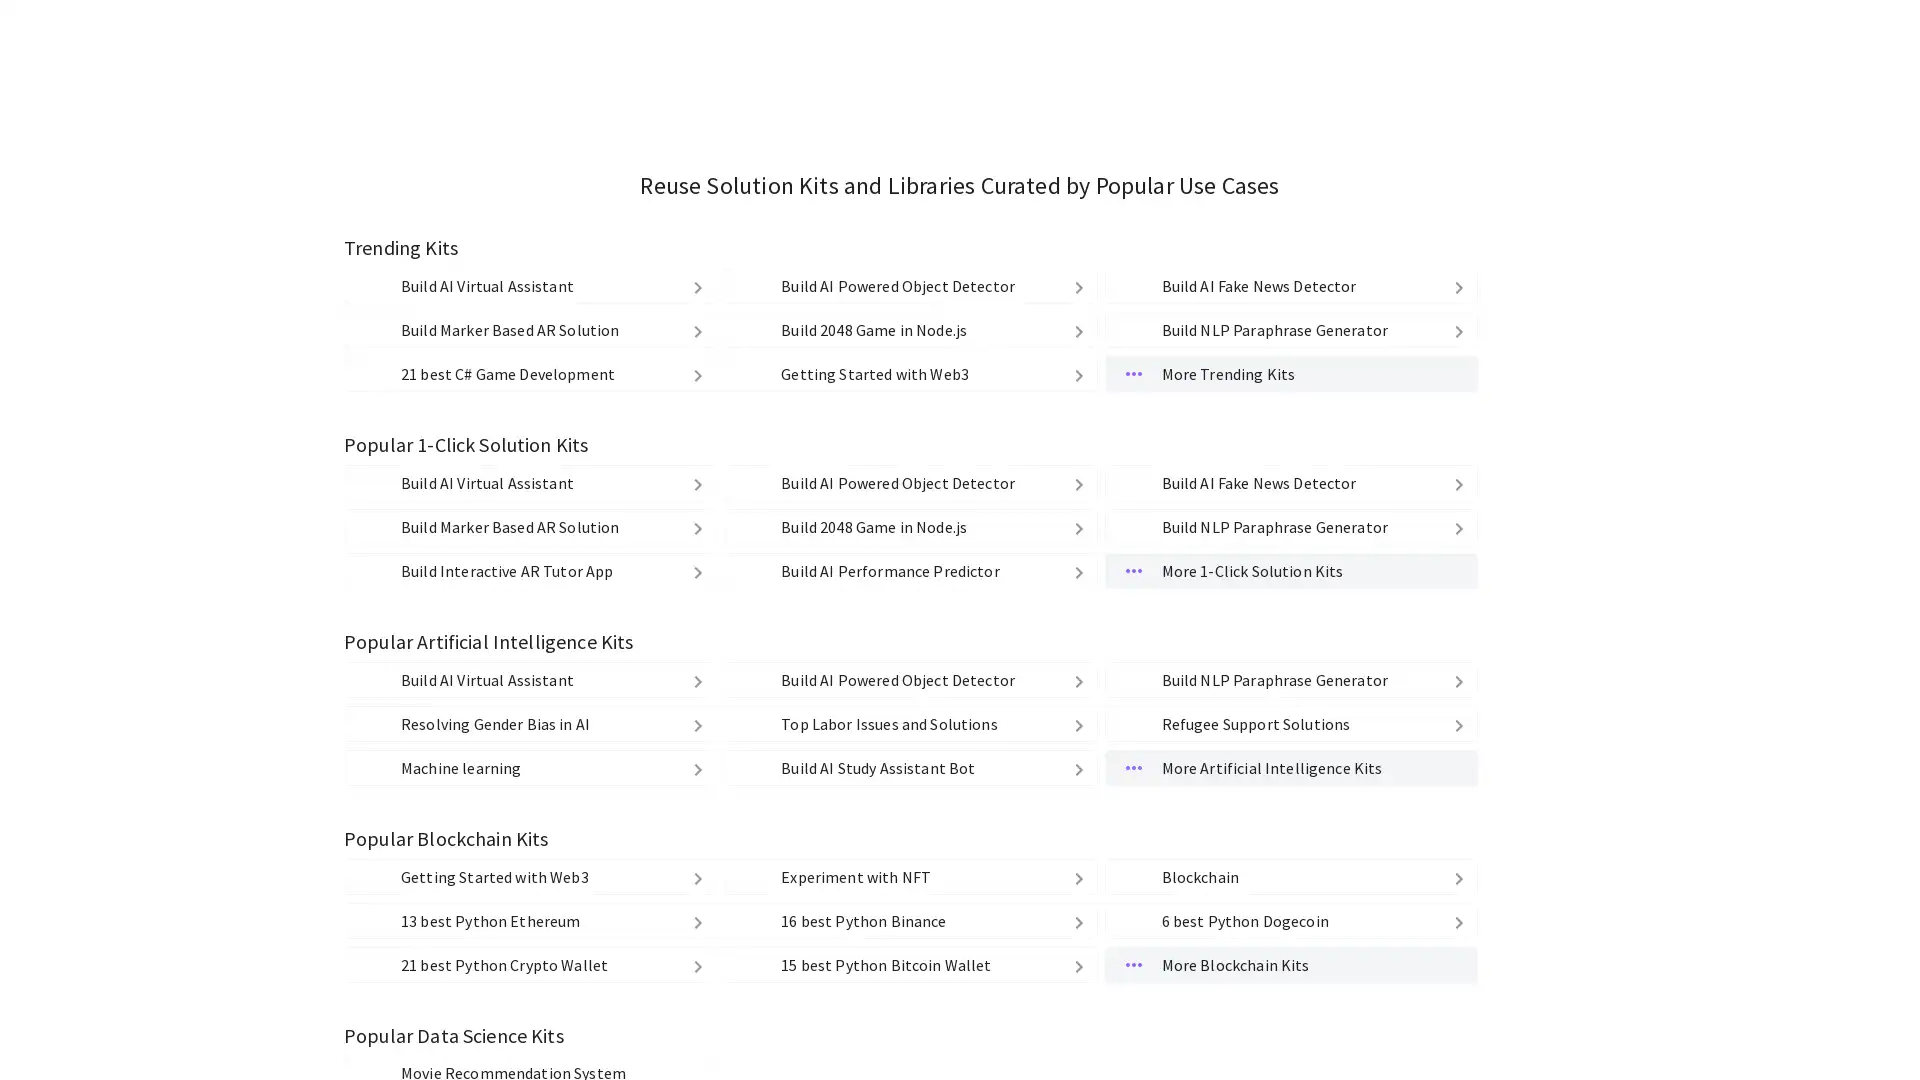 Image resolution: width=1920 pixels, height=1080 pixels. Describe the element at coordinates (697, 986) in the screenshot. I see `delete` at that location.